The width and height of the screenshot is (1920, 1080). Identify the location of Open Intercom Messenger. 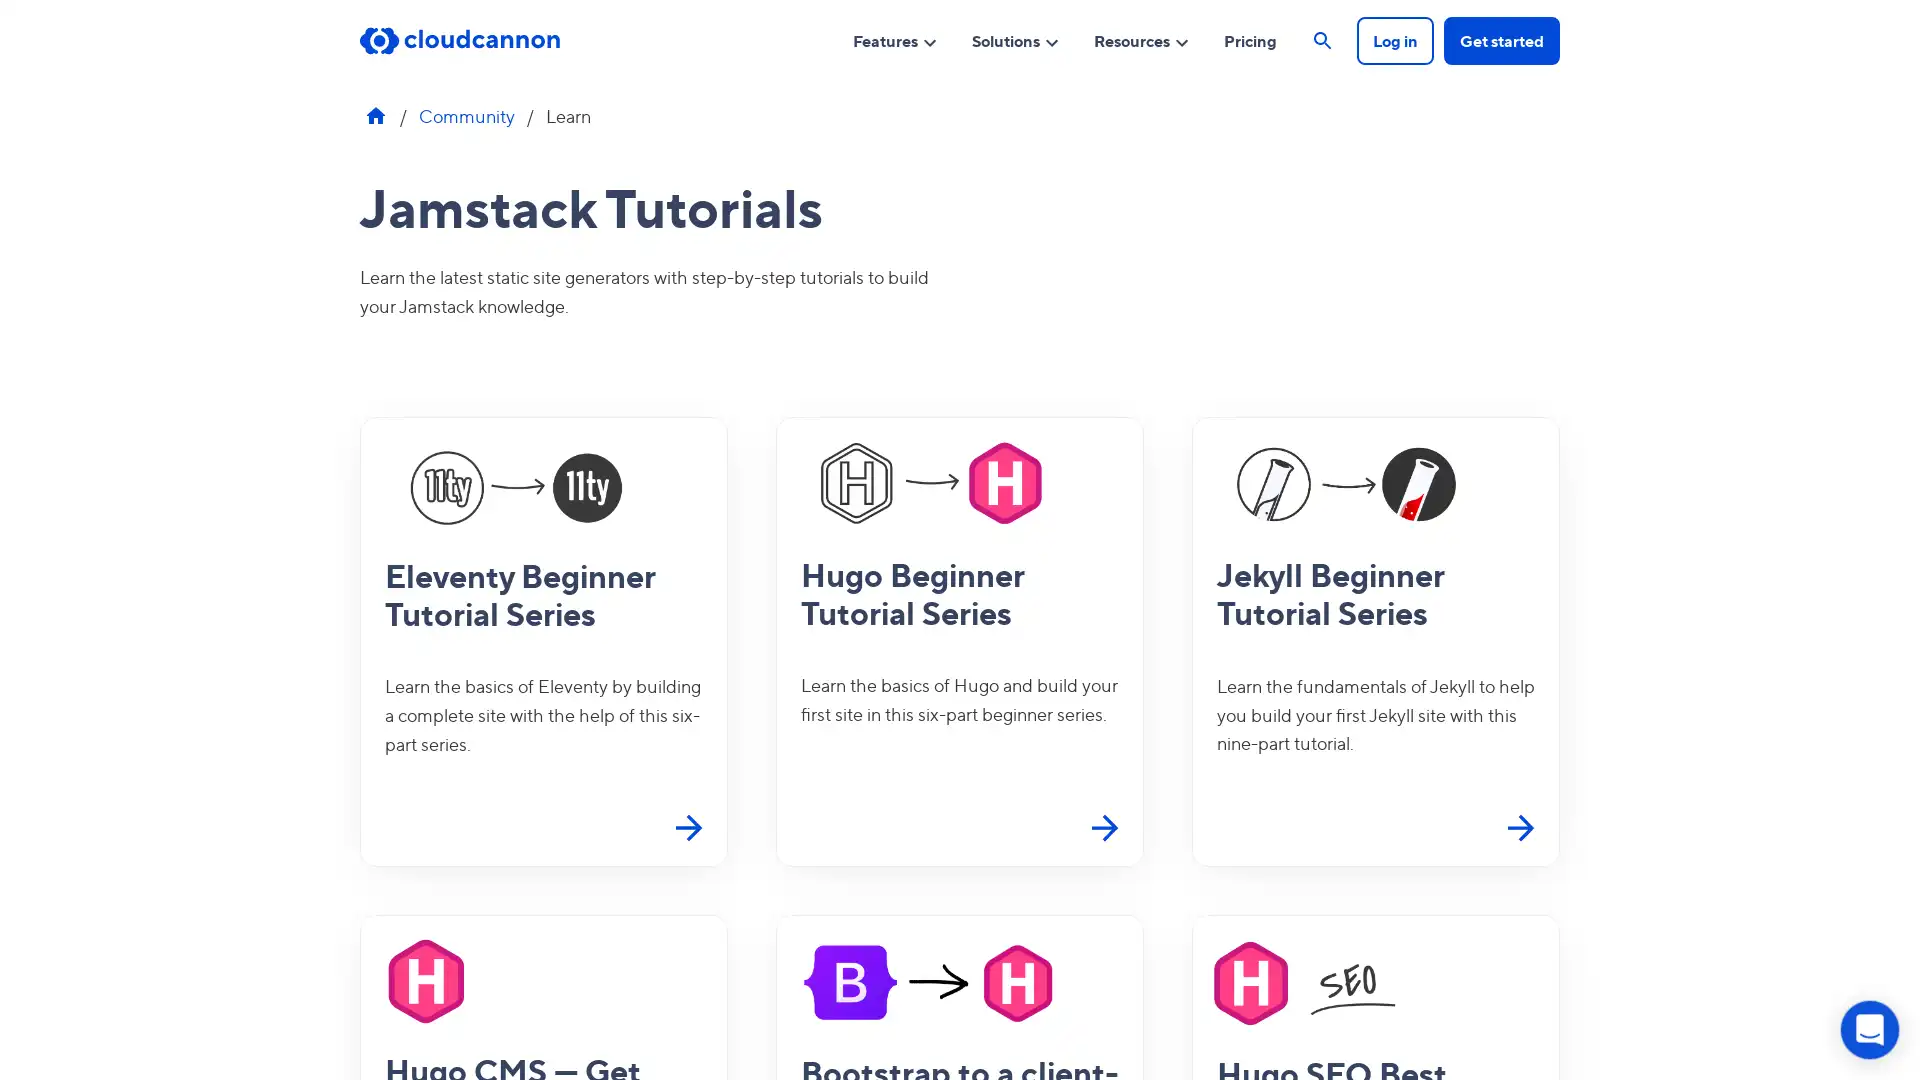
(1869, 1029).